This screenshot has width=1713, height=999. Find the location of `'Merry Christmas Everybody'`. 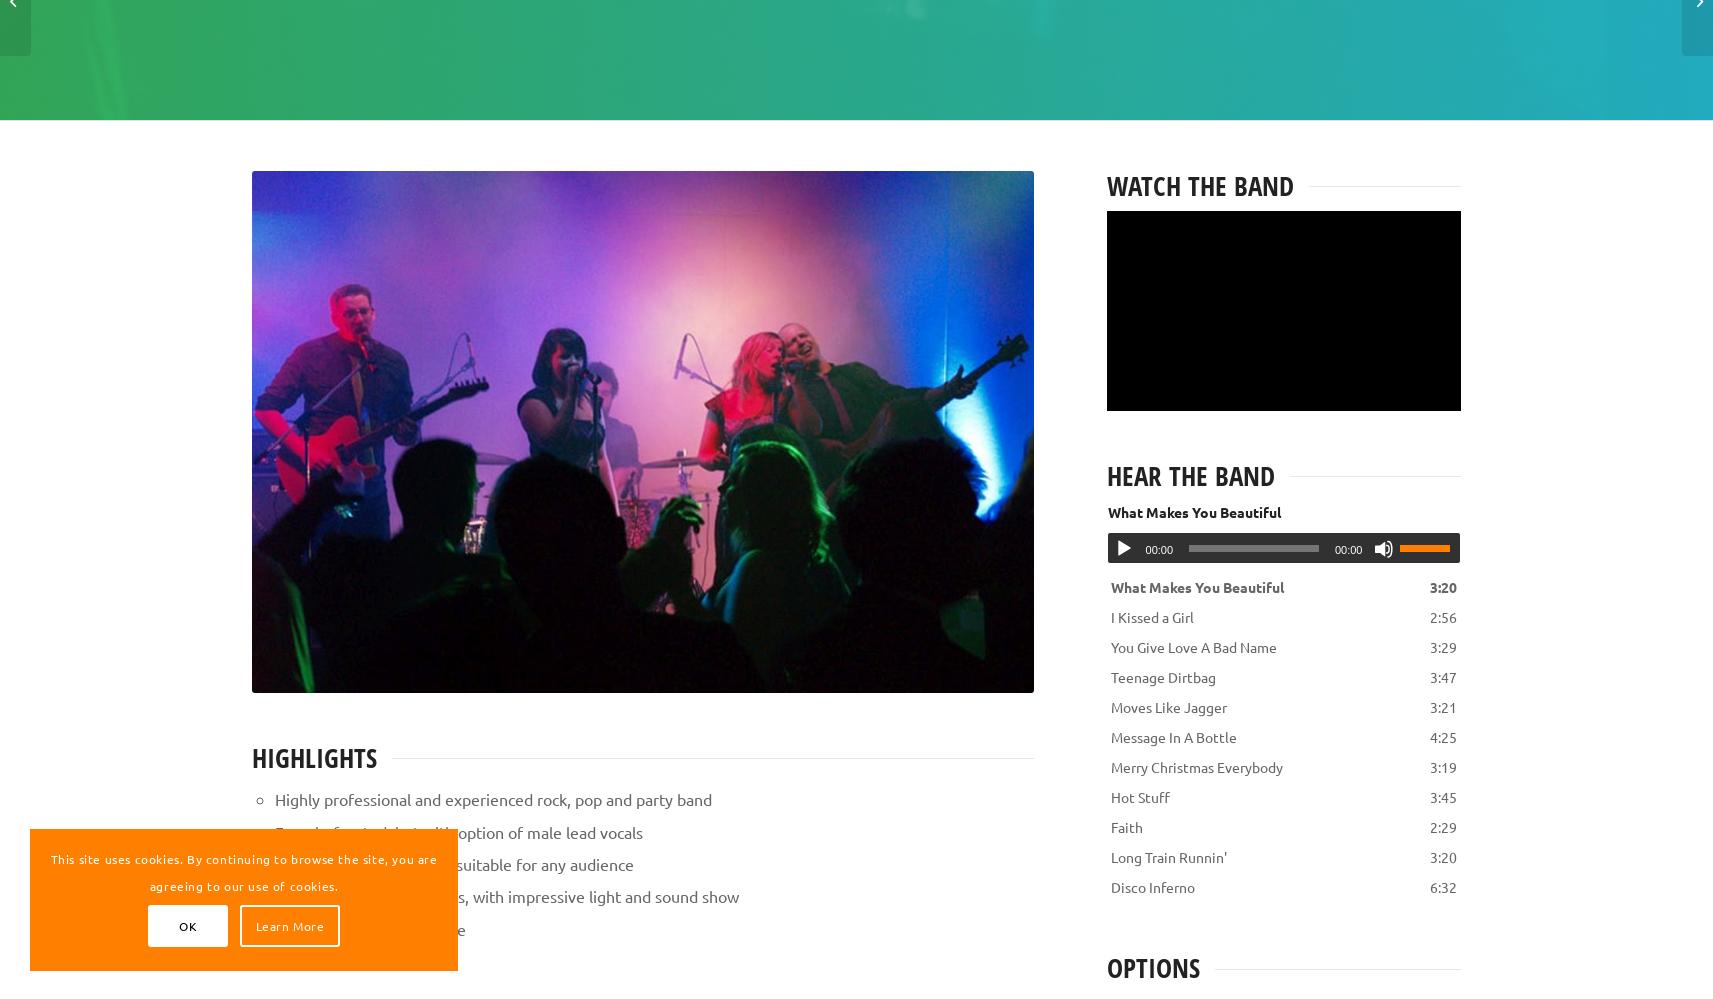

'Merry Christmas Everybody' is located at coordinates (1195, 766).